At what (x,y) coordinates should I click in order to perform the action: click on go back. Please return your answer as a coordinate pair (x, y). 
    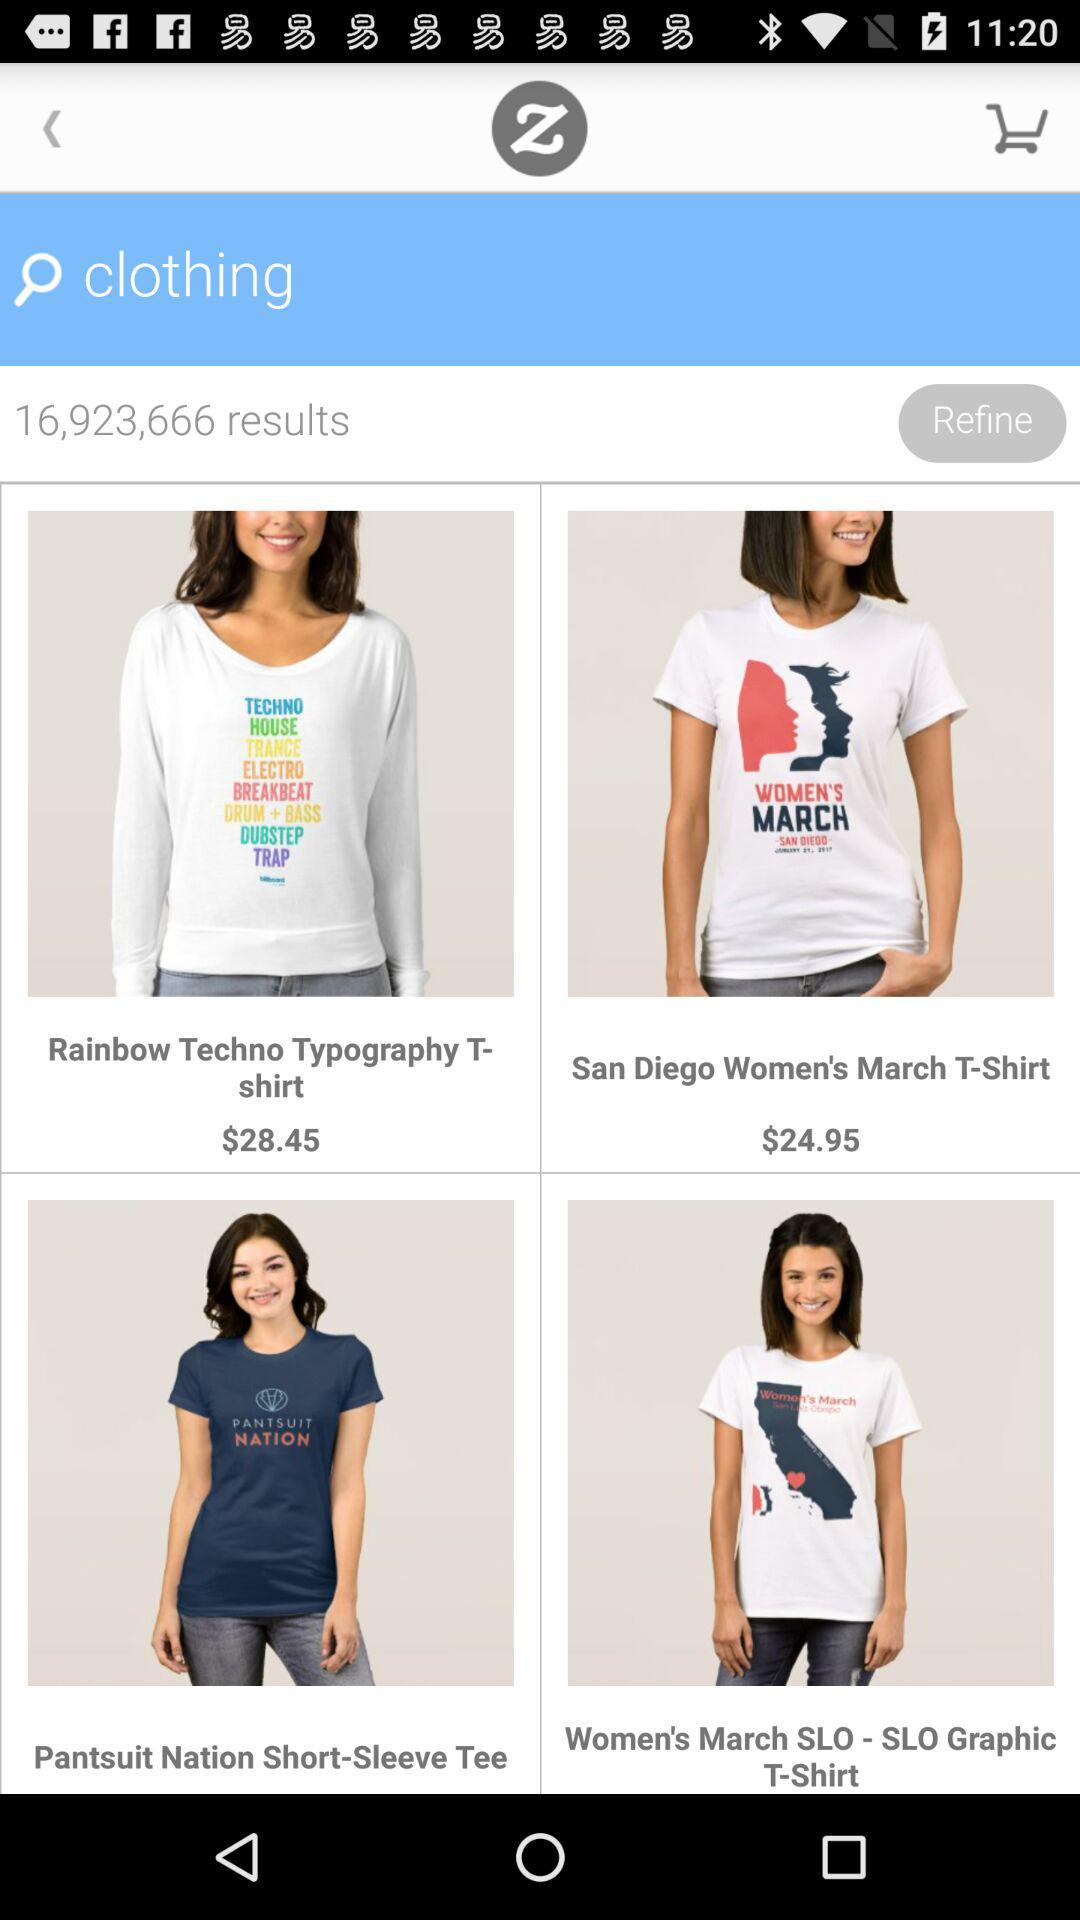
    Looking at the image, I should click on (51, 127).